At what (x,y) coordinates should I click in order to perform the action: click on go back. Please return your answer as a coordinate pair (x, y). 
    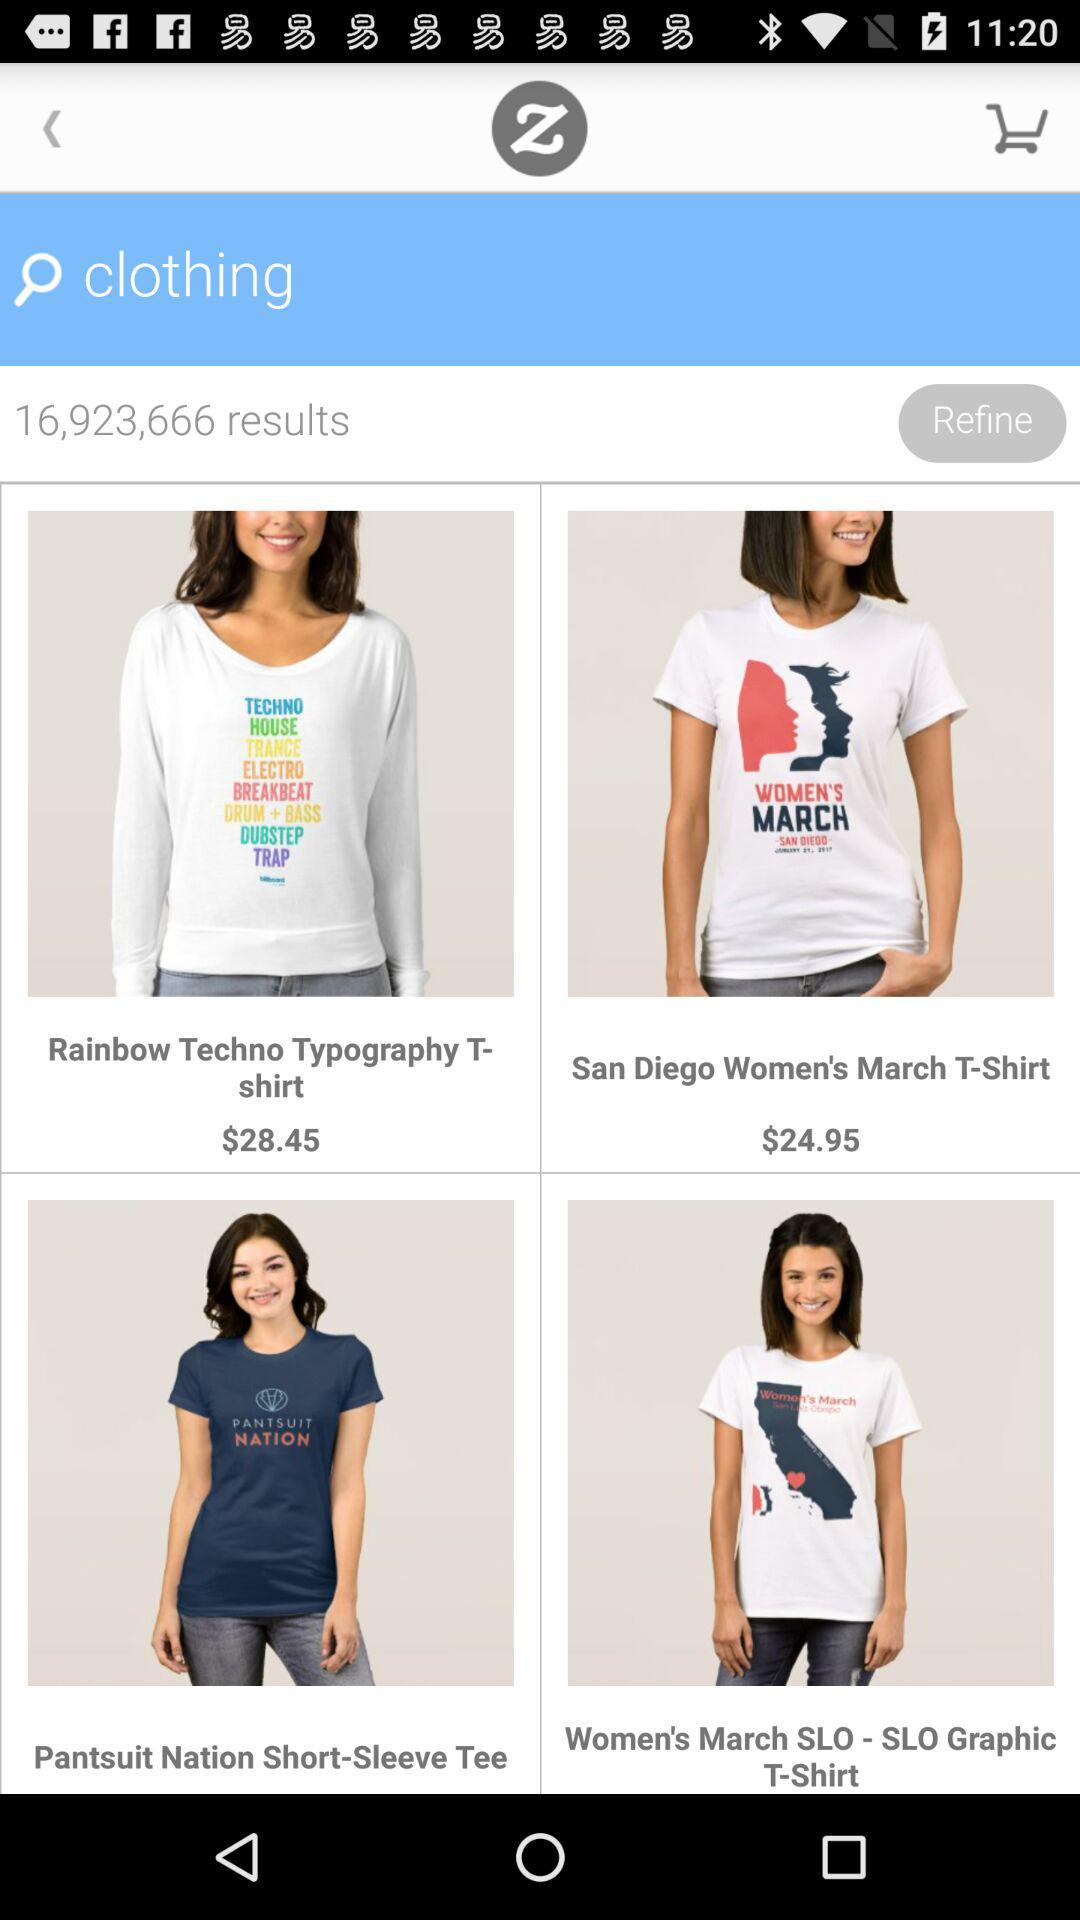
    Looking at the image, I should click on (51, 127).